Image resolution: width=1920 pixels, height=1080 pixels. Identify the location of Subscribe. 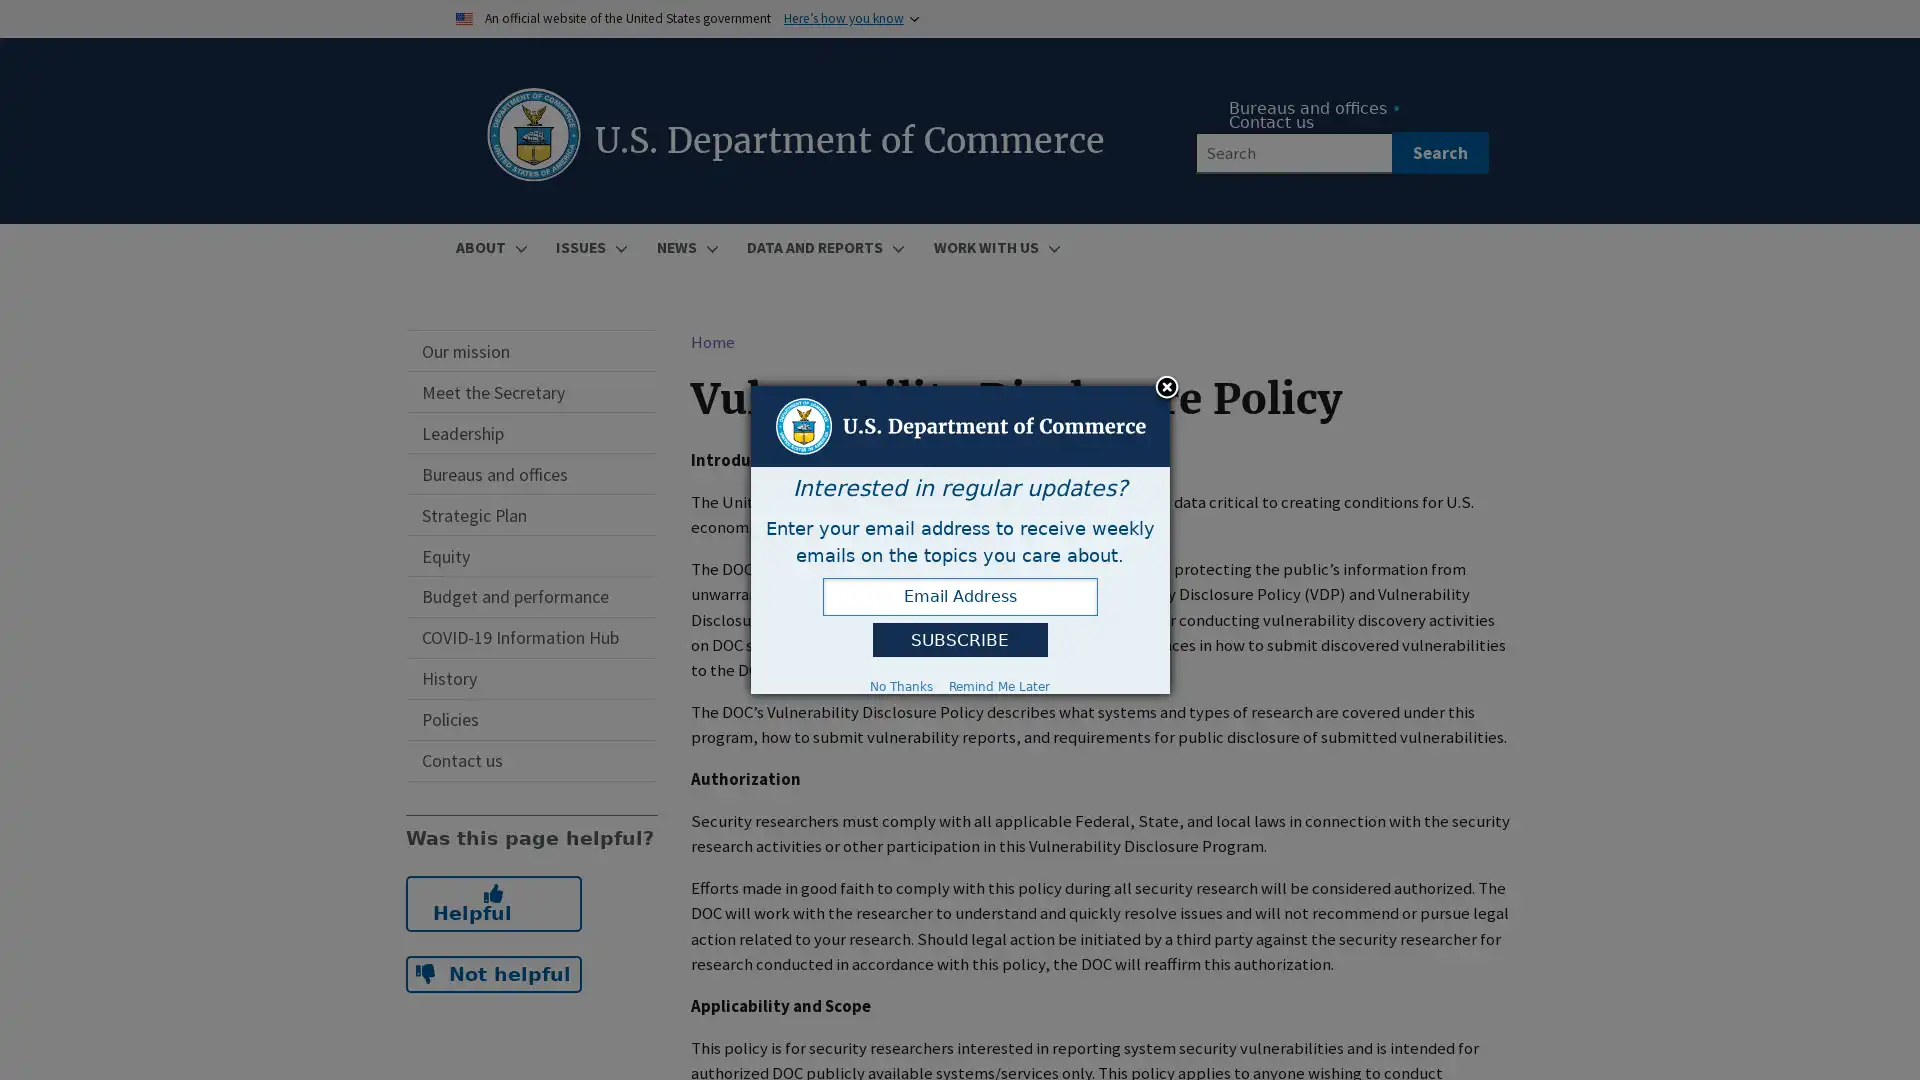
(958, 640).